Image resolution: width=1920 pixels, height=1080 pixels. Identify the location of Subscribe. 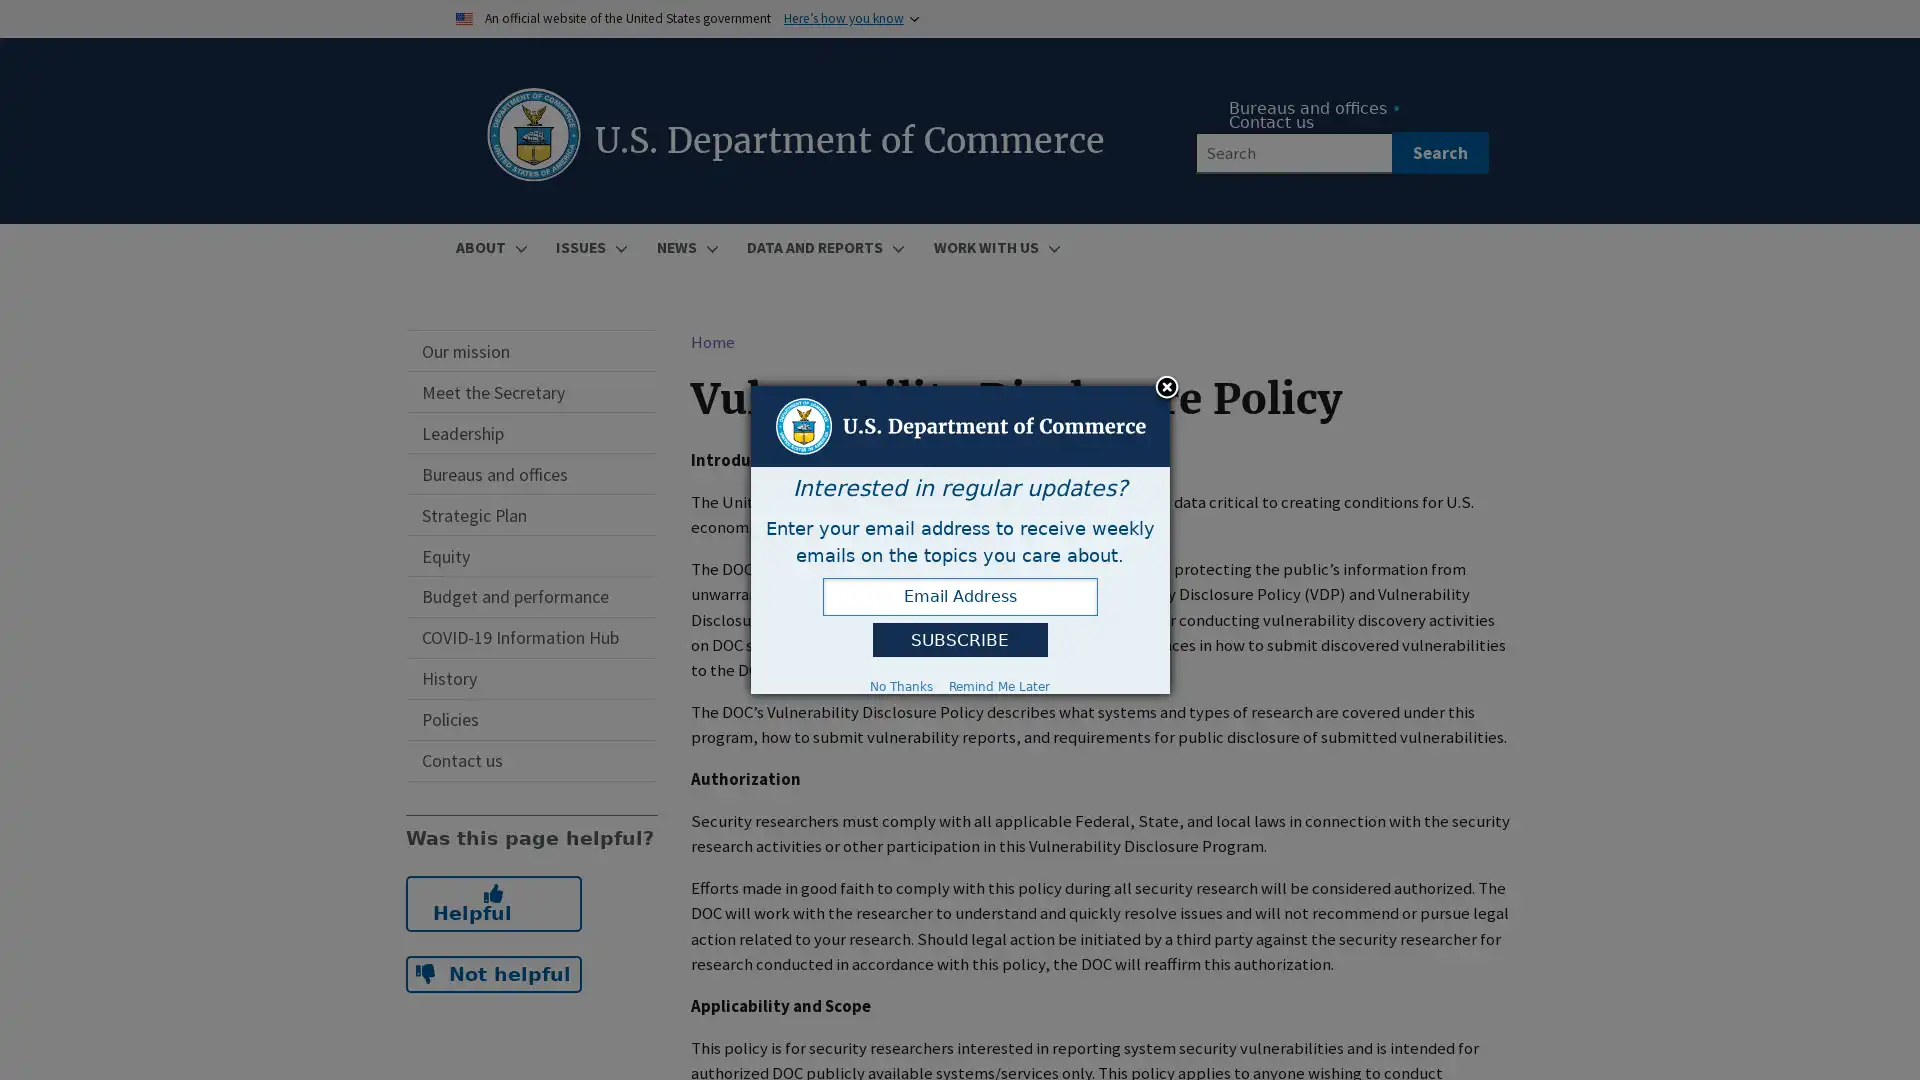
(958, 640).